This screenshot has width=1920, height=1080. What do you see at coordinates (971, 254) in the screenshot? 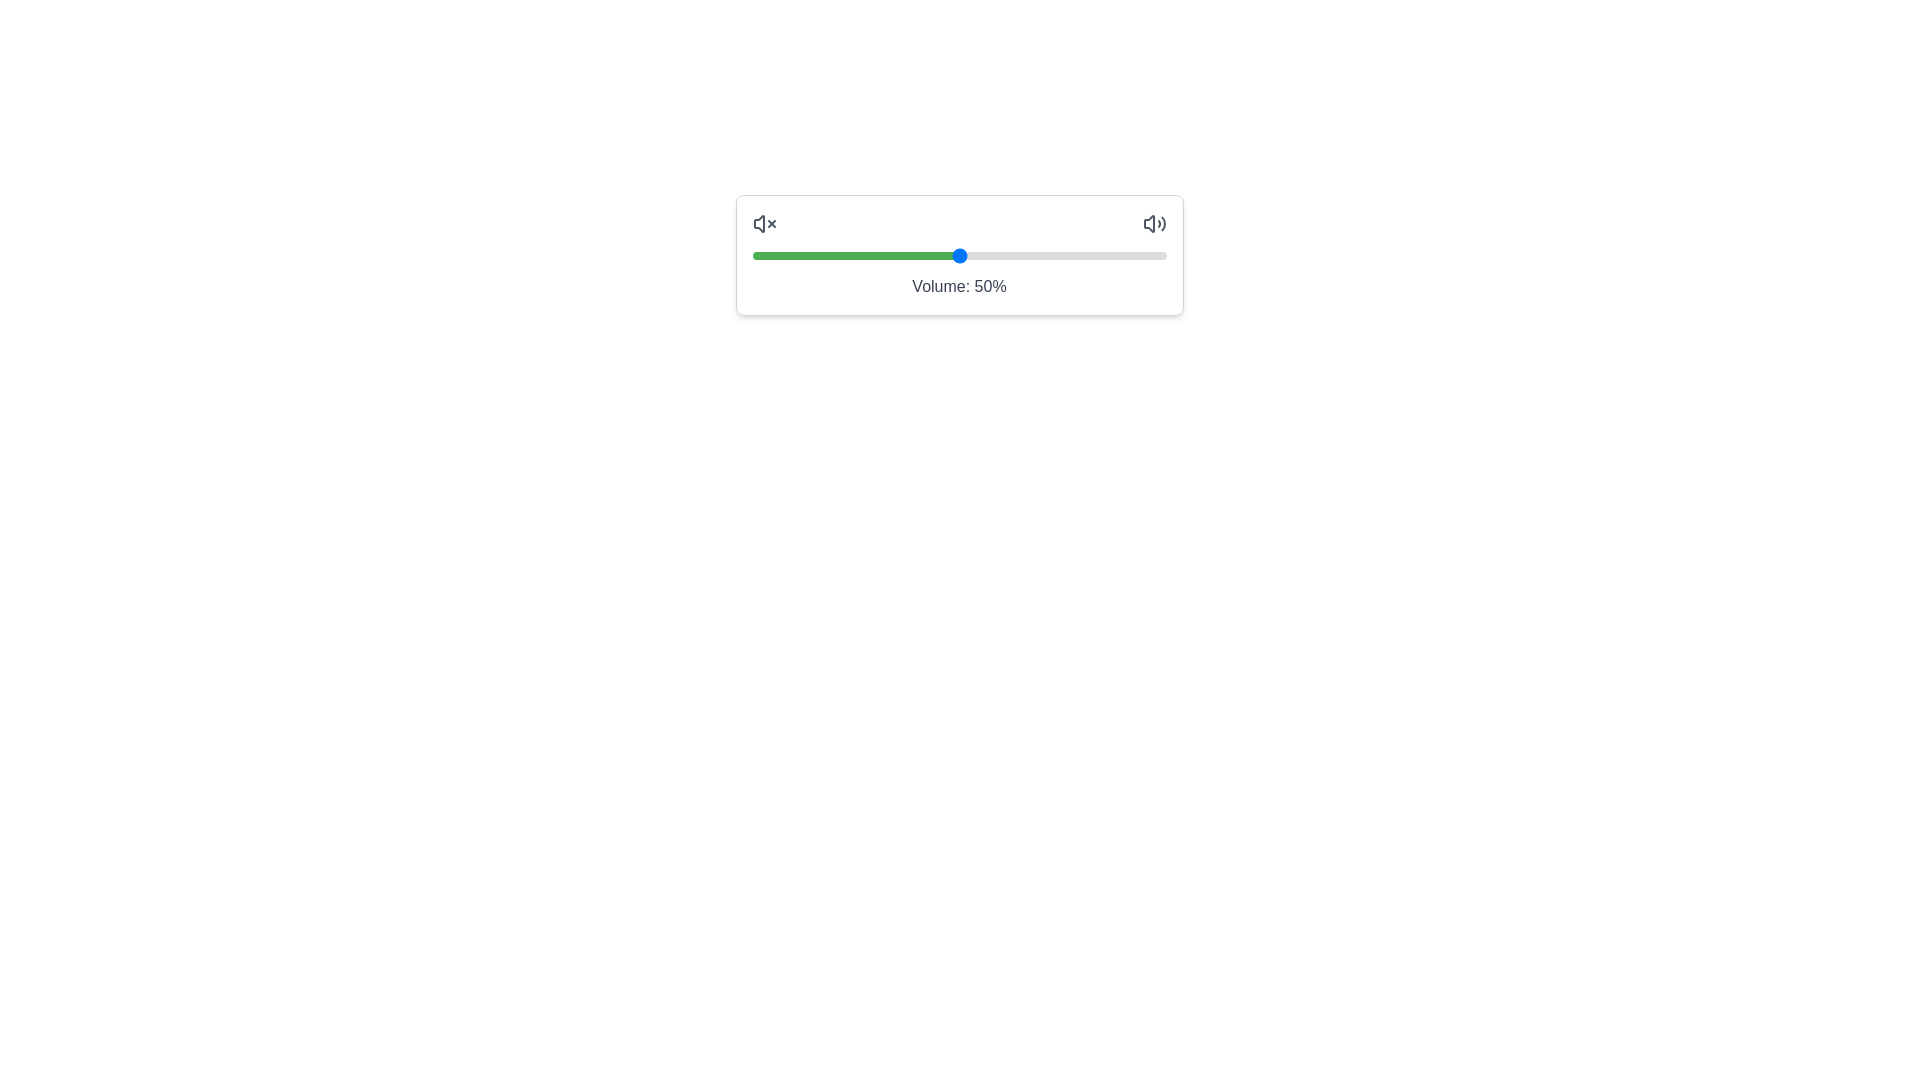
I see `the volume level` at bounding box center [971, 254].